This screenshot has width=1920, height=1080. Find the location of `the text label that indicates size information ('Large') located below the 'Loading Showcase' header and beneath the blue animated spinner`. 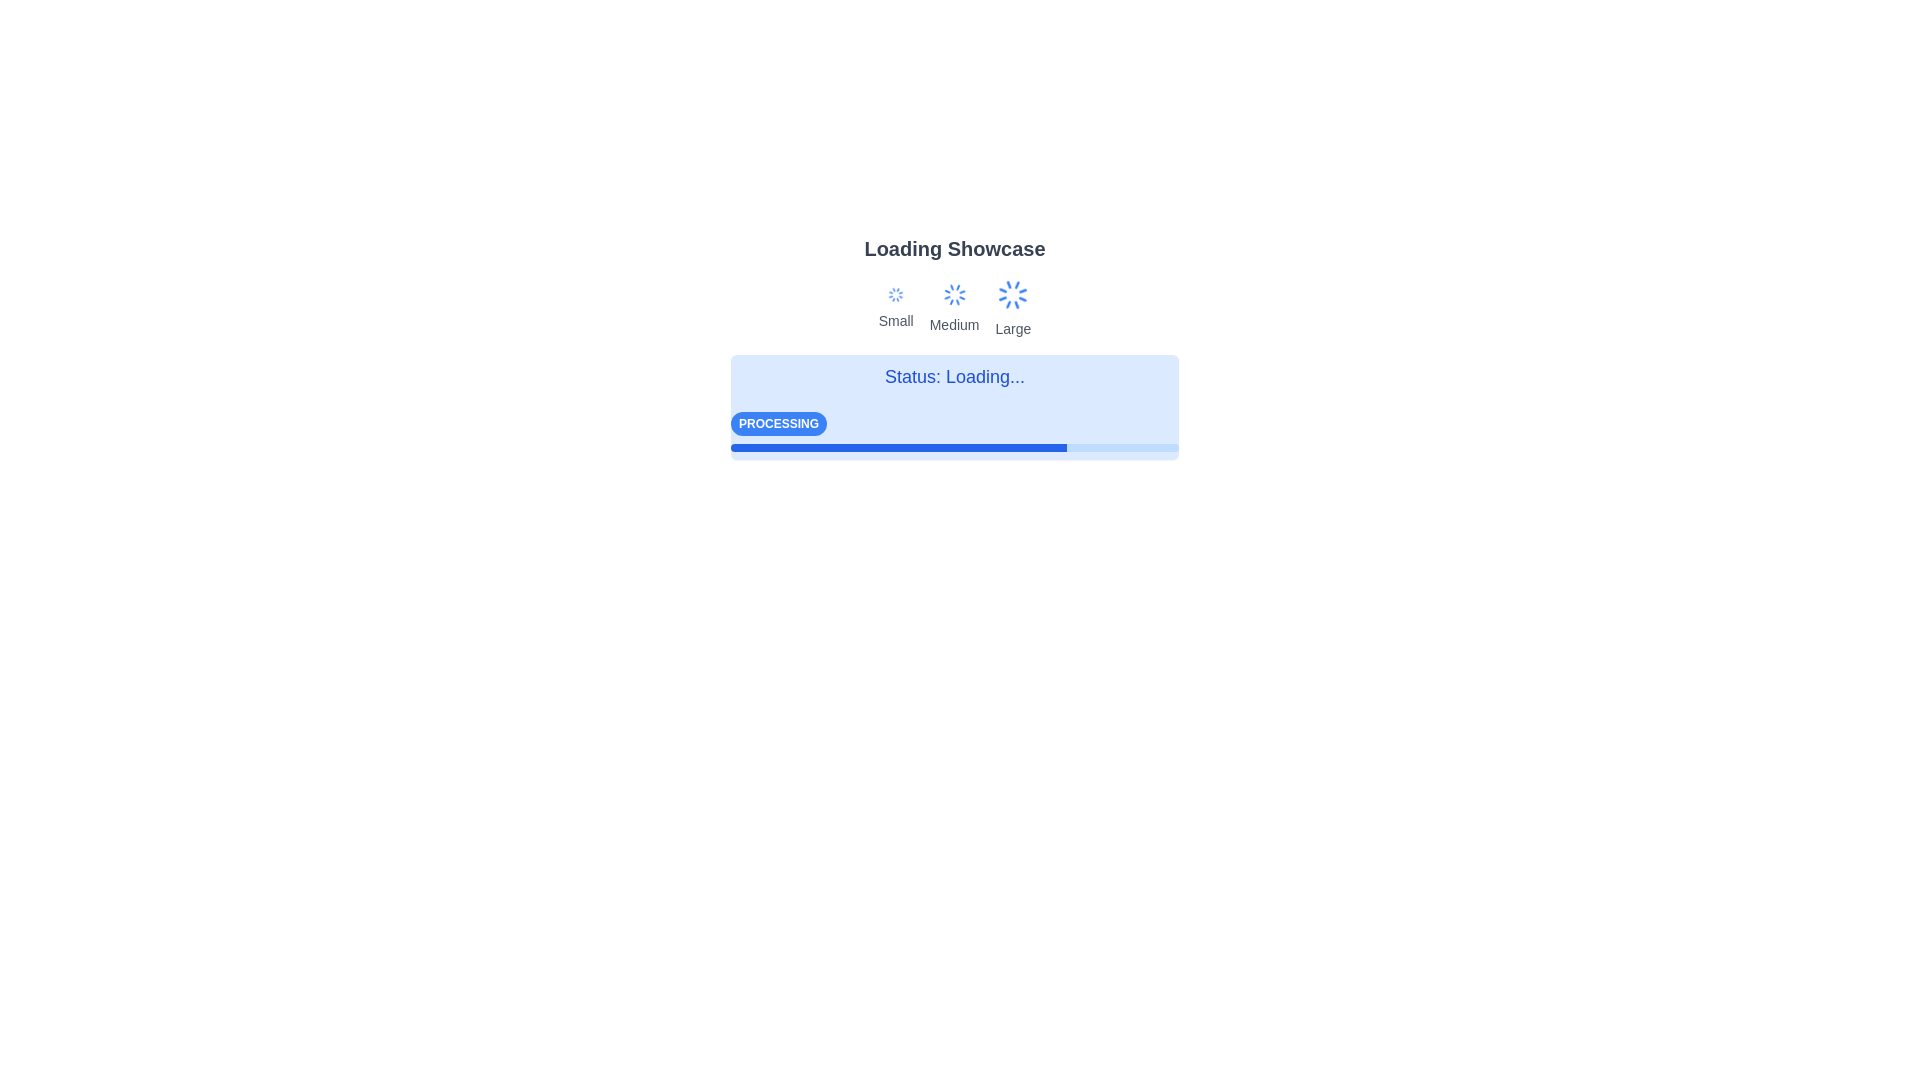

the text label that indicates size information ('Large') located below the 'Loading Showcase' header and beneath the blue animated spinner is located at coordinates (1013, 327).